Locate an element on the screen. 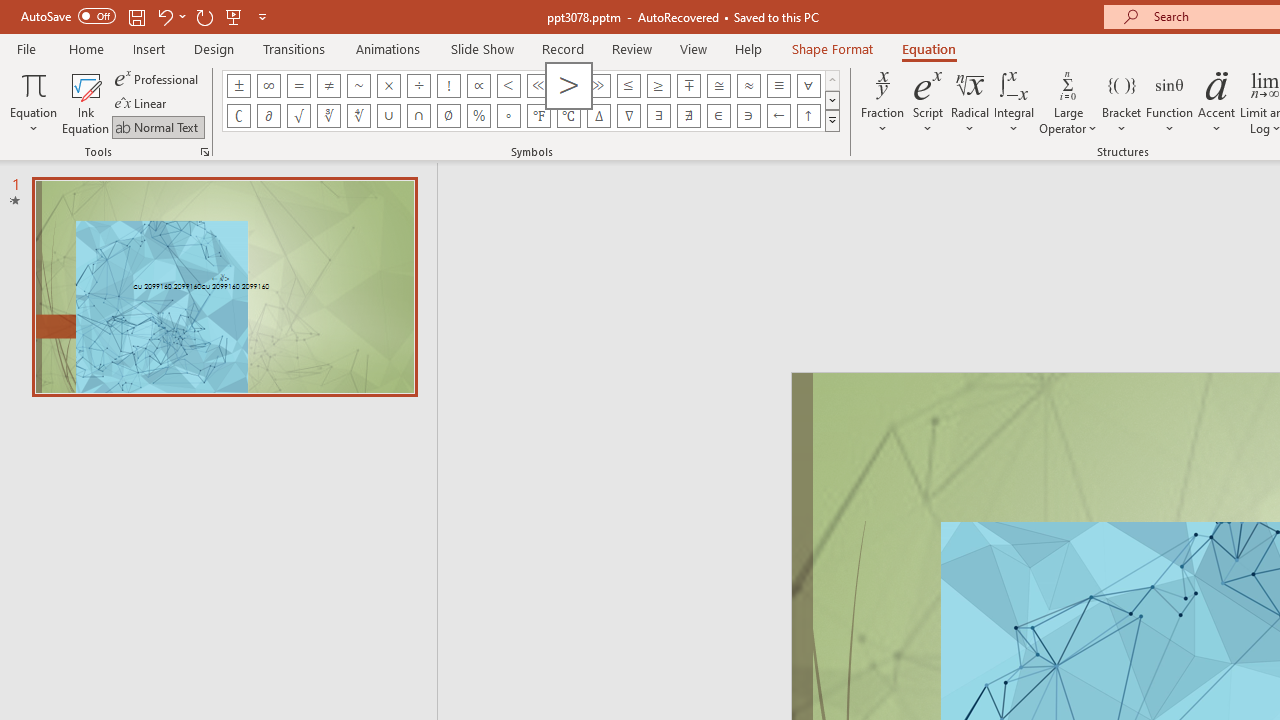  'Equation Symbol Much Greater Than' is located at coordinates (598, 85).